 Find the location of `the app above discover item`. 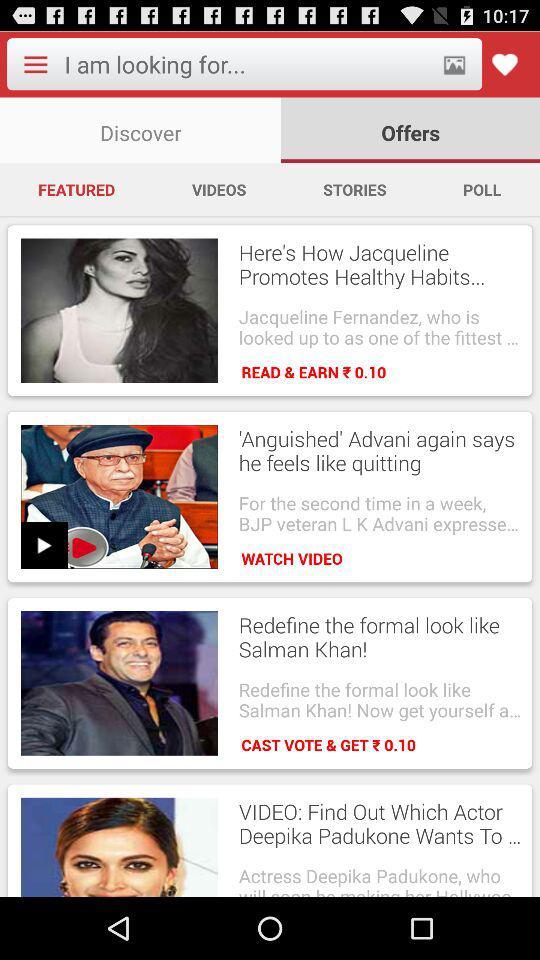

the app above discover item is located at coordinates (247, 64).